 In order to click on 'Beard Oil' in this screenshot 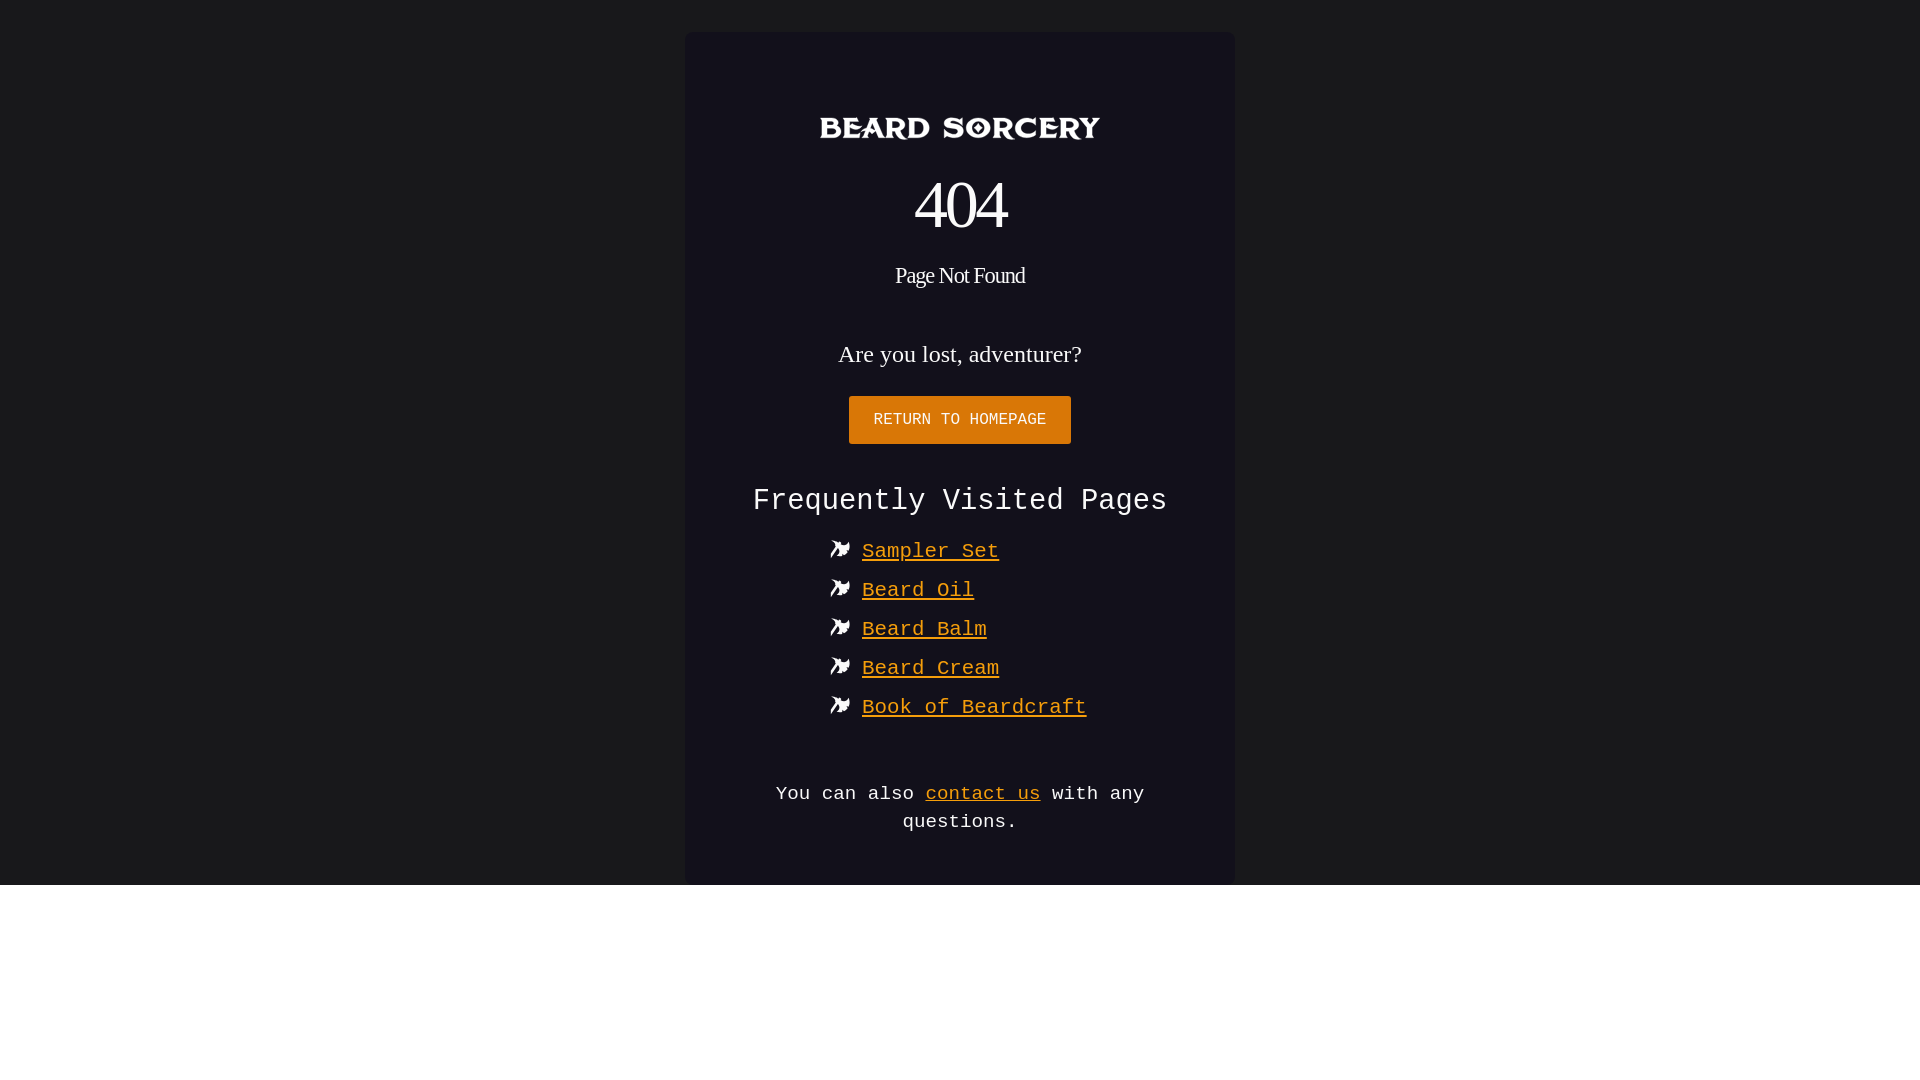, I will do `click(916, 589)`.